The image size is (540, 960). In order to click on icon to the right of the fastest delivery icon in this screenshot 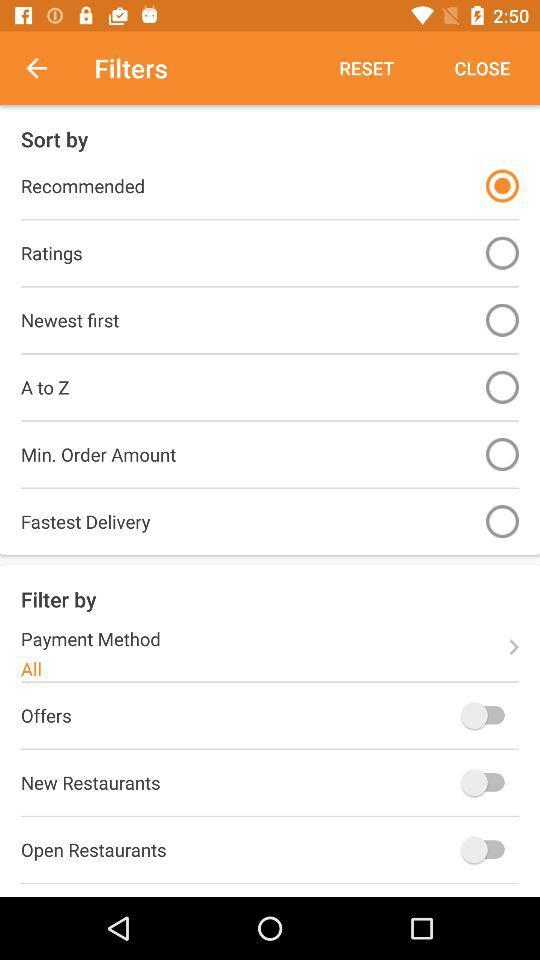, I will do `click(501, 520)`.